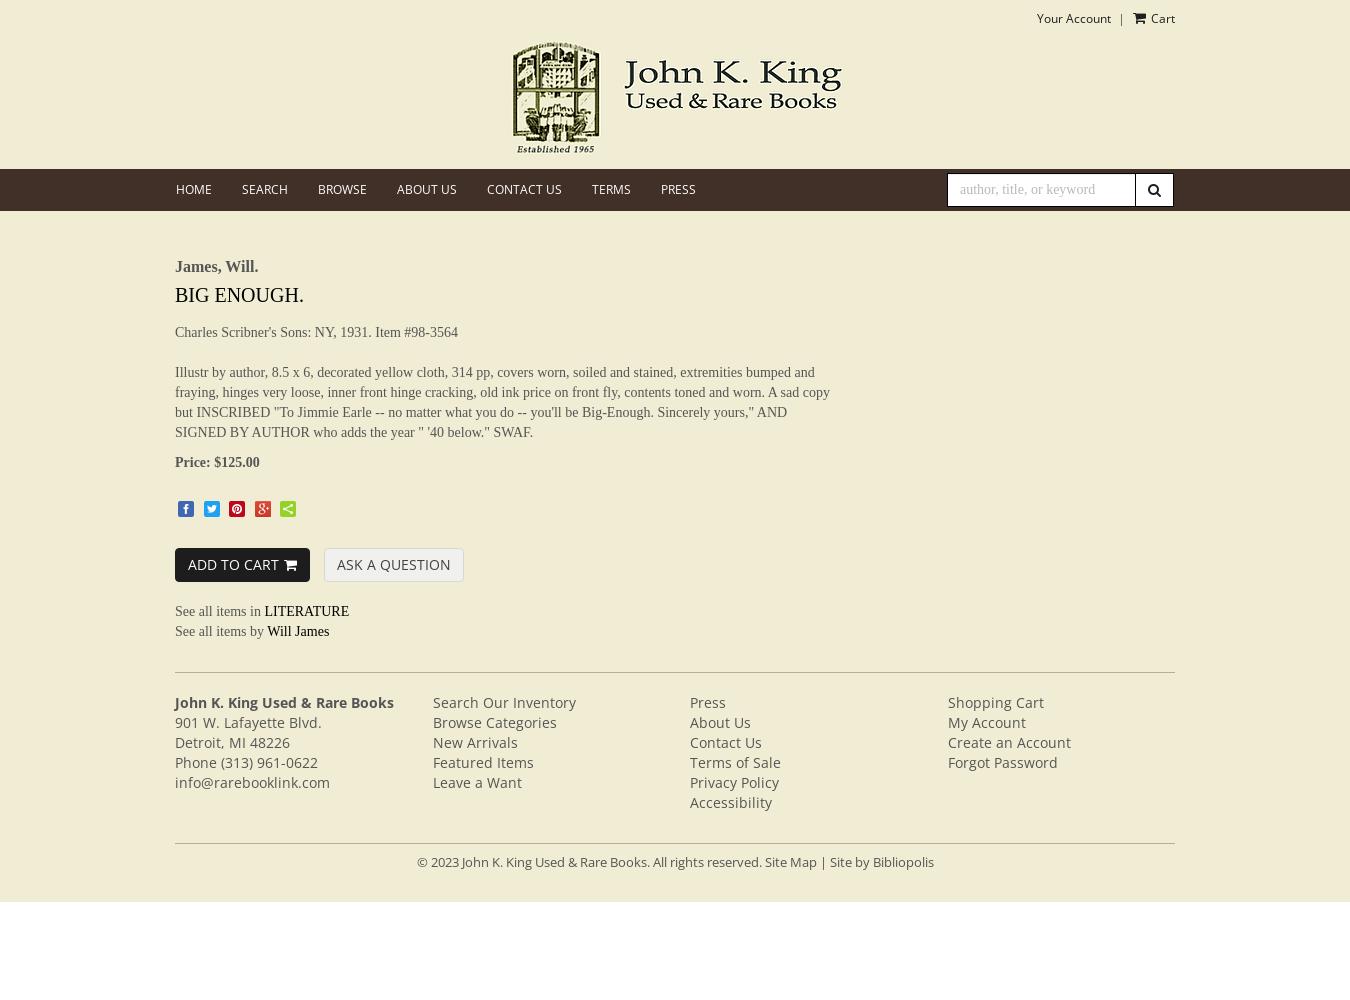 The image size is (1350, 1000). What do you see at coordinates (397, 330) in the screenshot?
I see `'1931. Item #98-3564'` at bounding box center [397, 330].